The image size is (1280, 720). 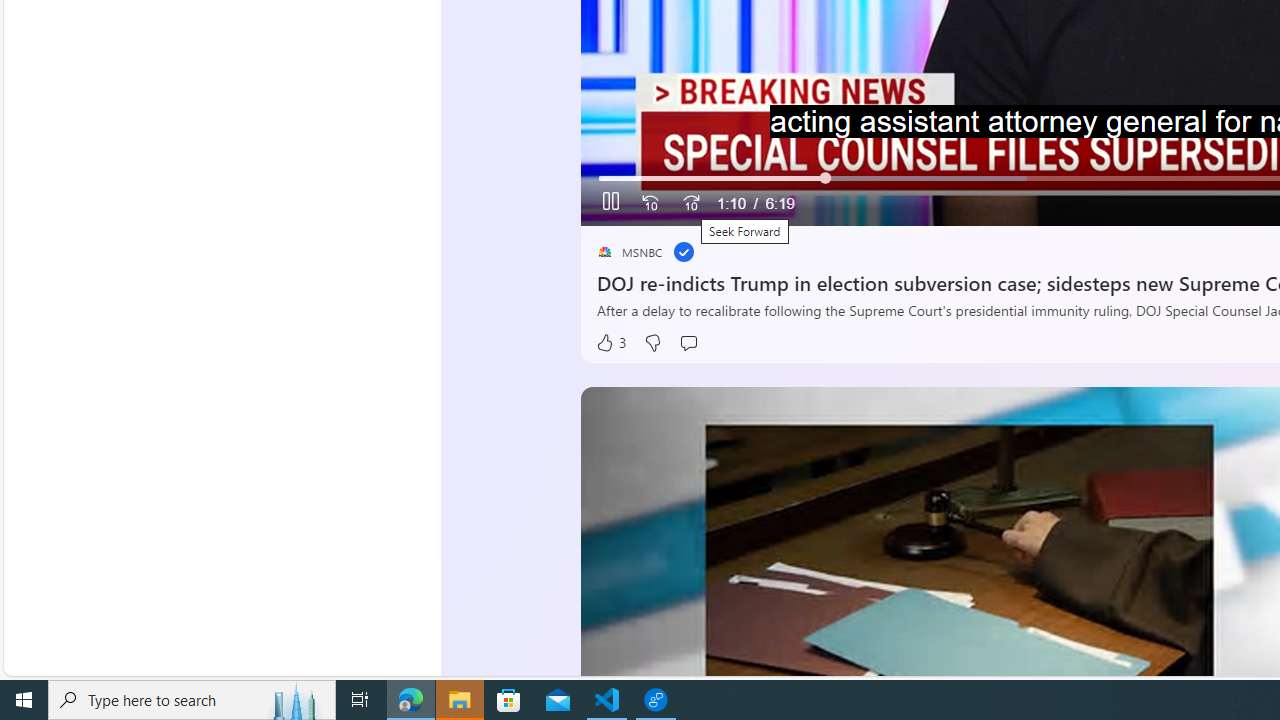 What do you see at coordinates (610, 342) in the screenshot?
I see `'3 Like'` at bounding box center [610, 342].